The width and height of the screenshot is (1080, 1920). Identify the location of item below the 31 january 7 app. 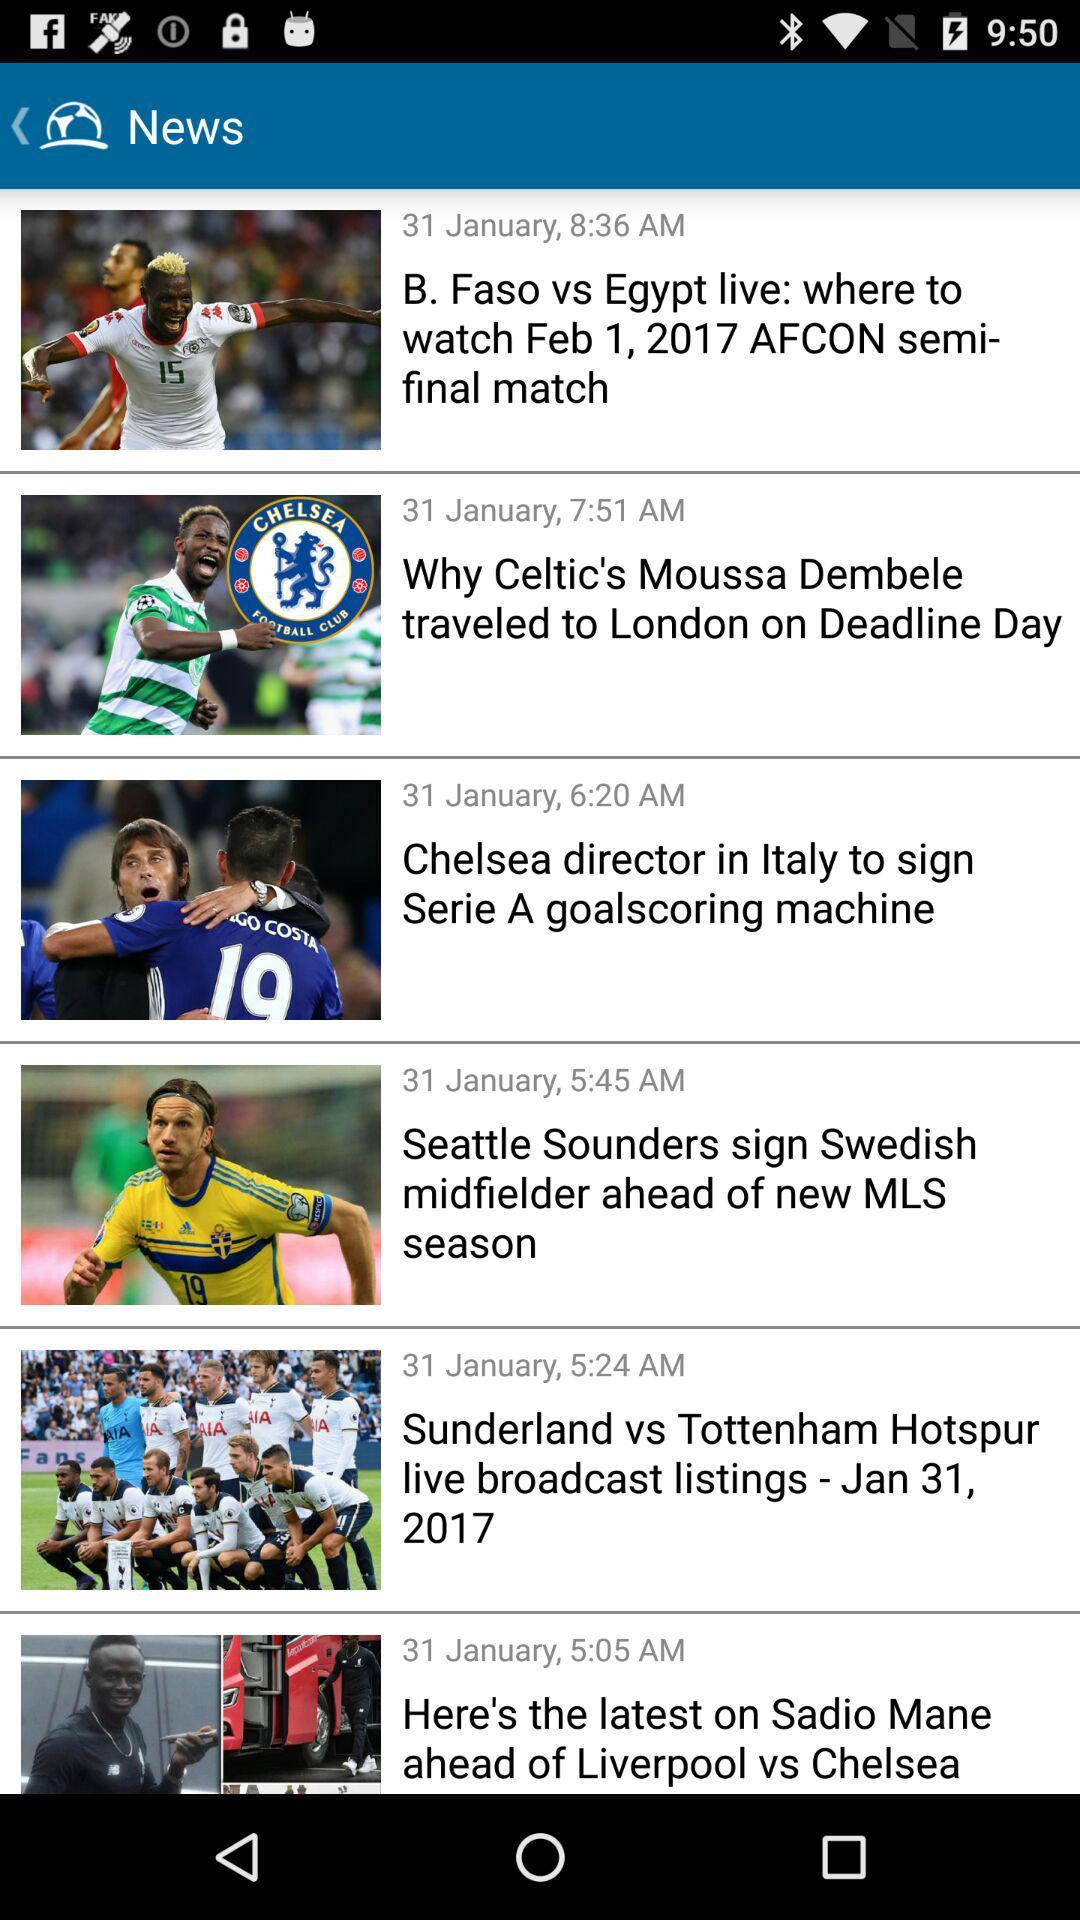
(734, 595).